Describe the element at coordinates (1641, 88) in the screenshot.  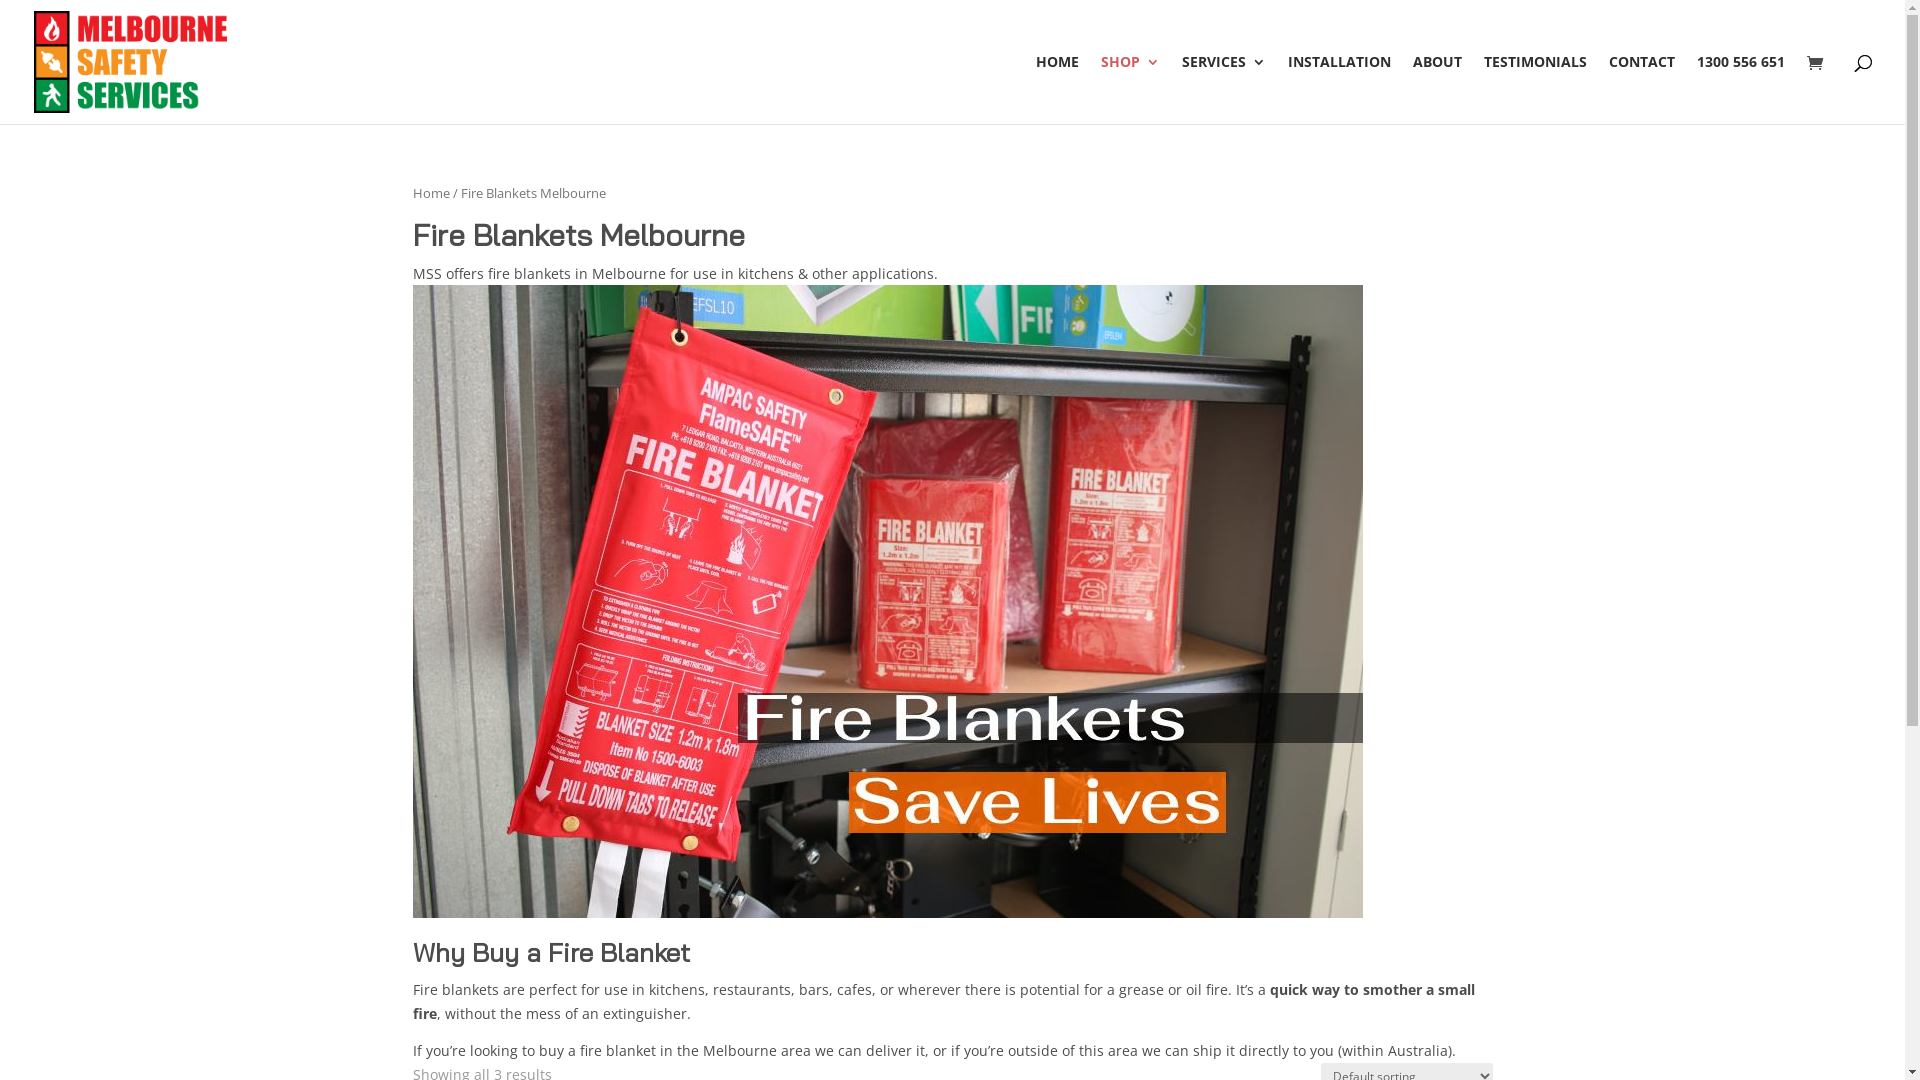
I see `'CONTACT'` at that location.